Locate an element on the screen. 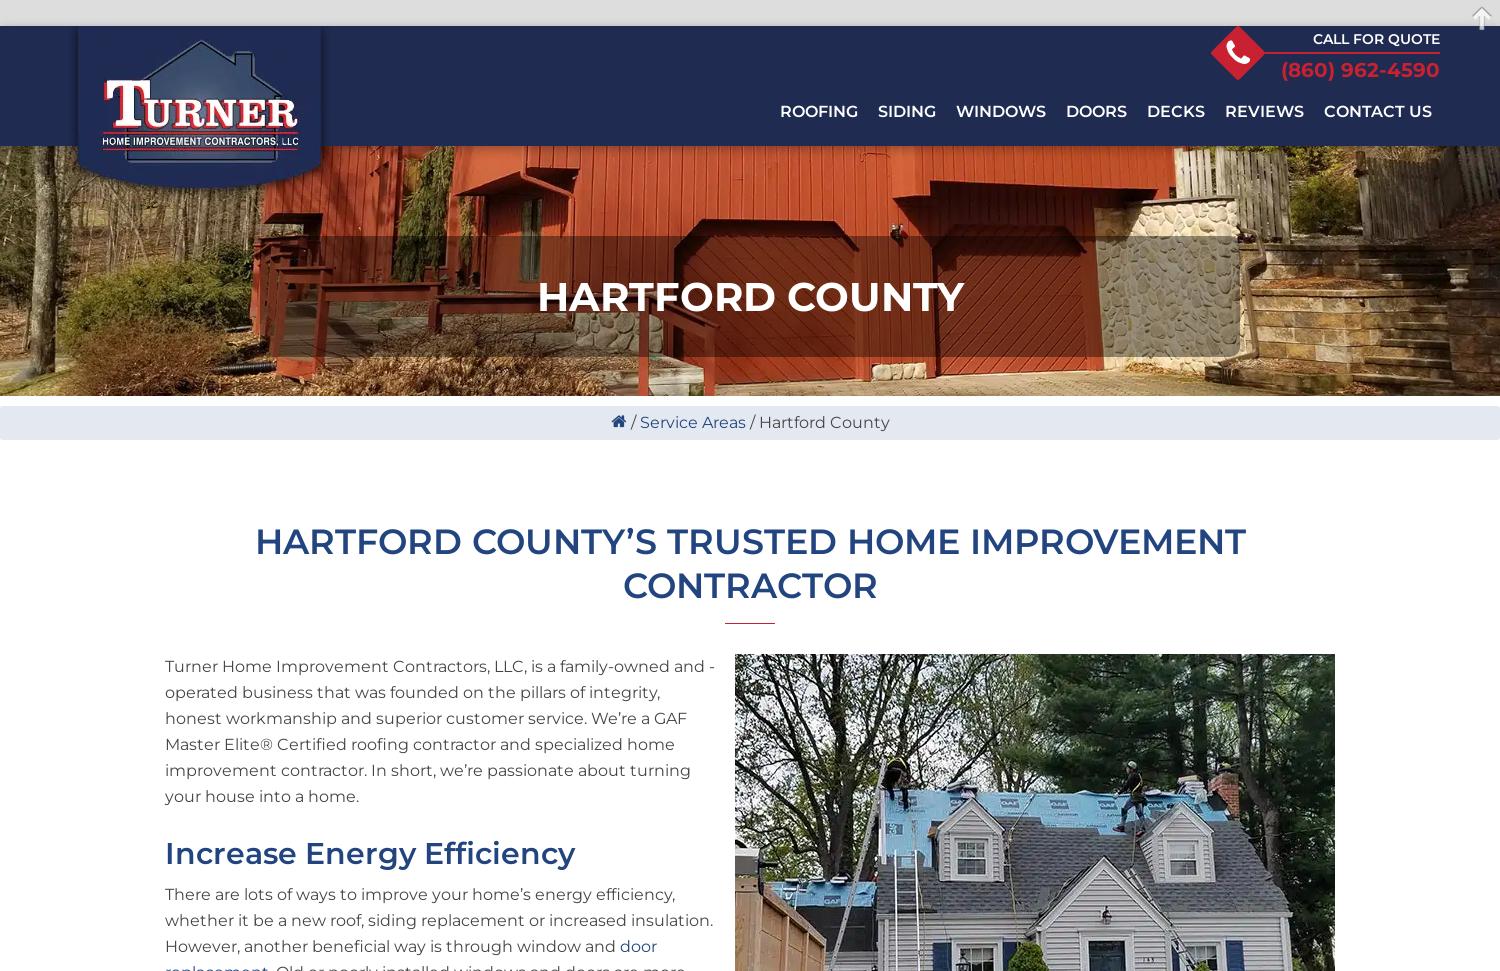 The width and height of the screenshot is (1500, 971). 'Increase Energy Efficiency' is located at coordinates (369, 851).